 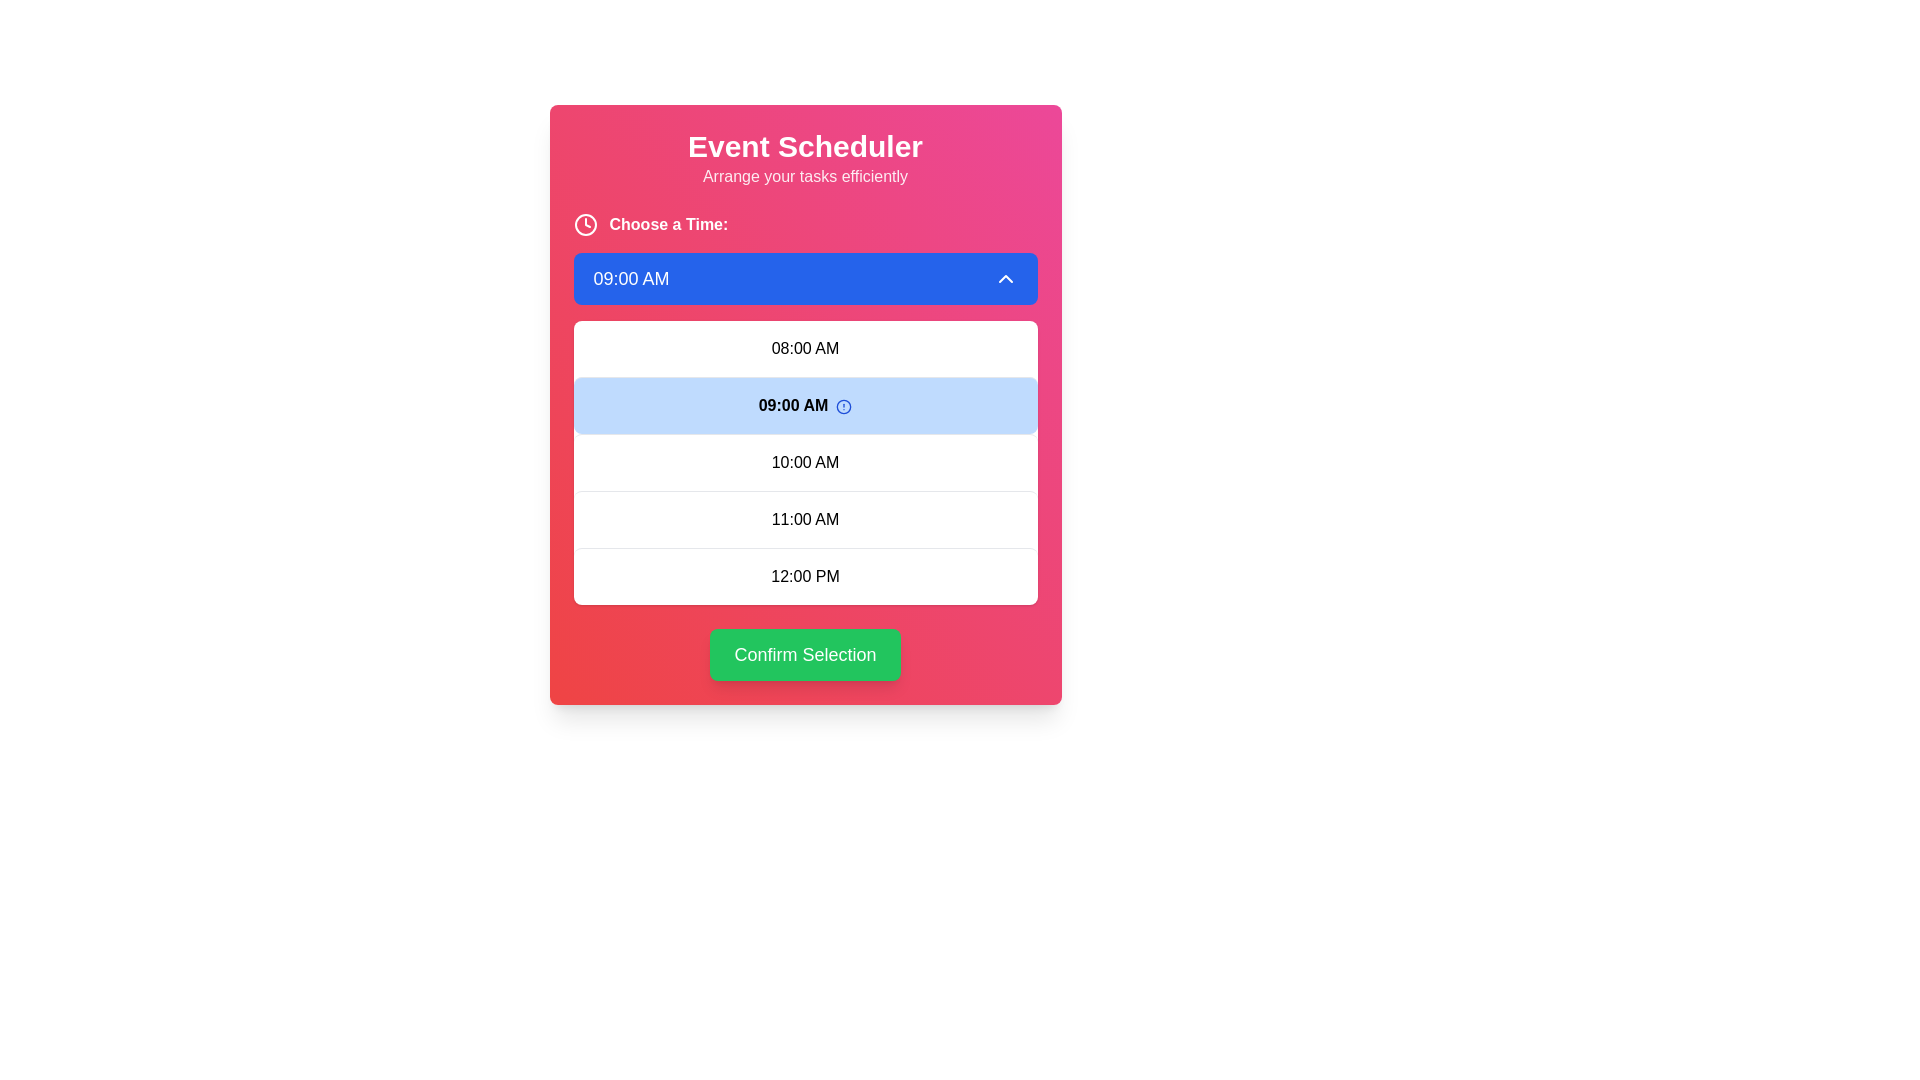 What do you see at coordinates (805, 462) in the screenshot?
I see `a time slot from the dropdown menu below the '09:00 AM' blue dropdown in the 'Choose a Time:' section by clicking on it` at bounding box center [805, 462].